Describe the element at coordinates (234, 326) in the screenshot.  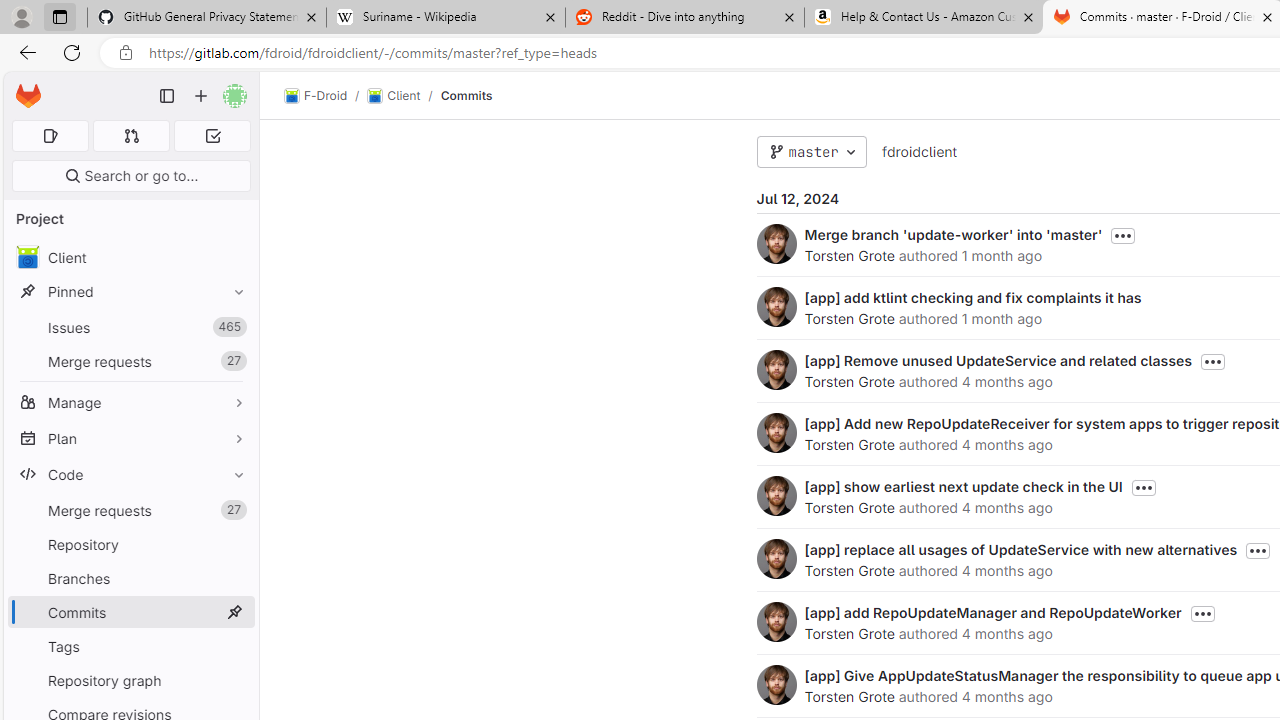
I see `'Unpin Issues'` at that location.